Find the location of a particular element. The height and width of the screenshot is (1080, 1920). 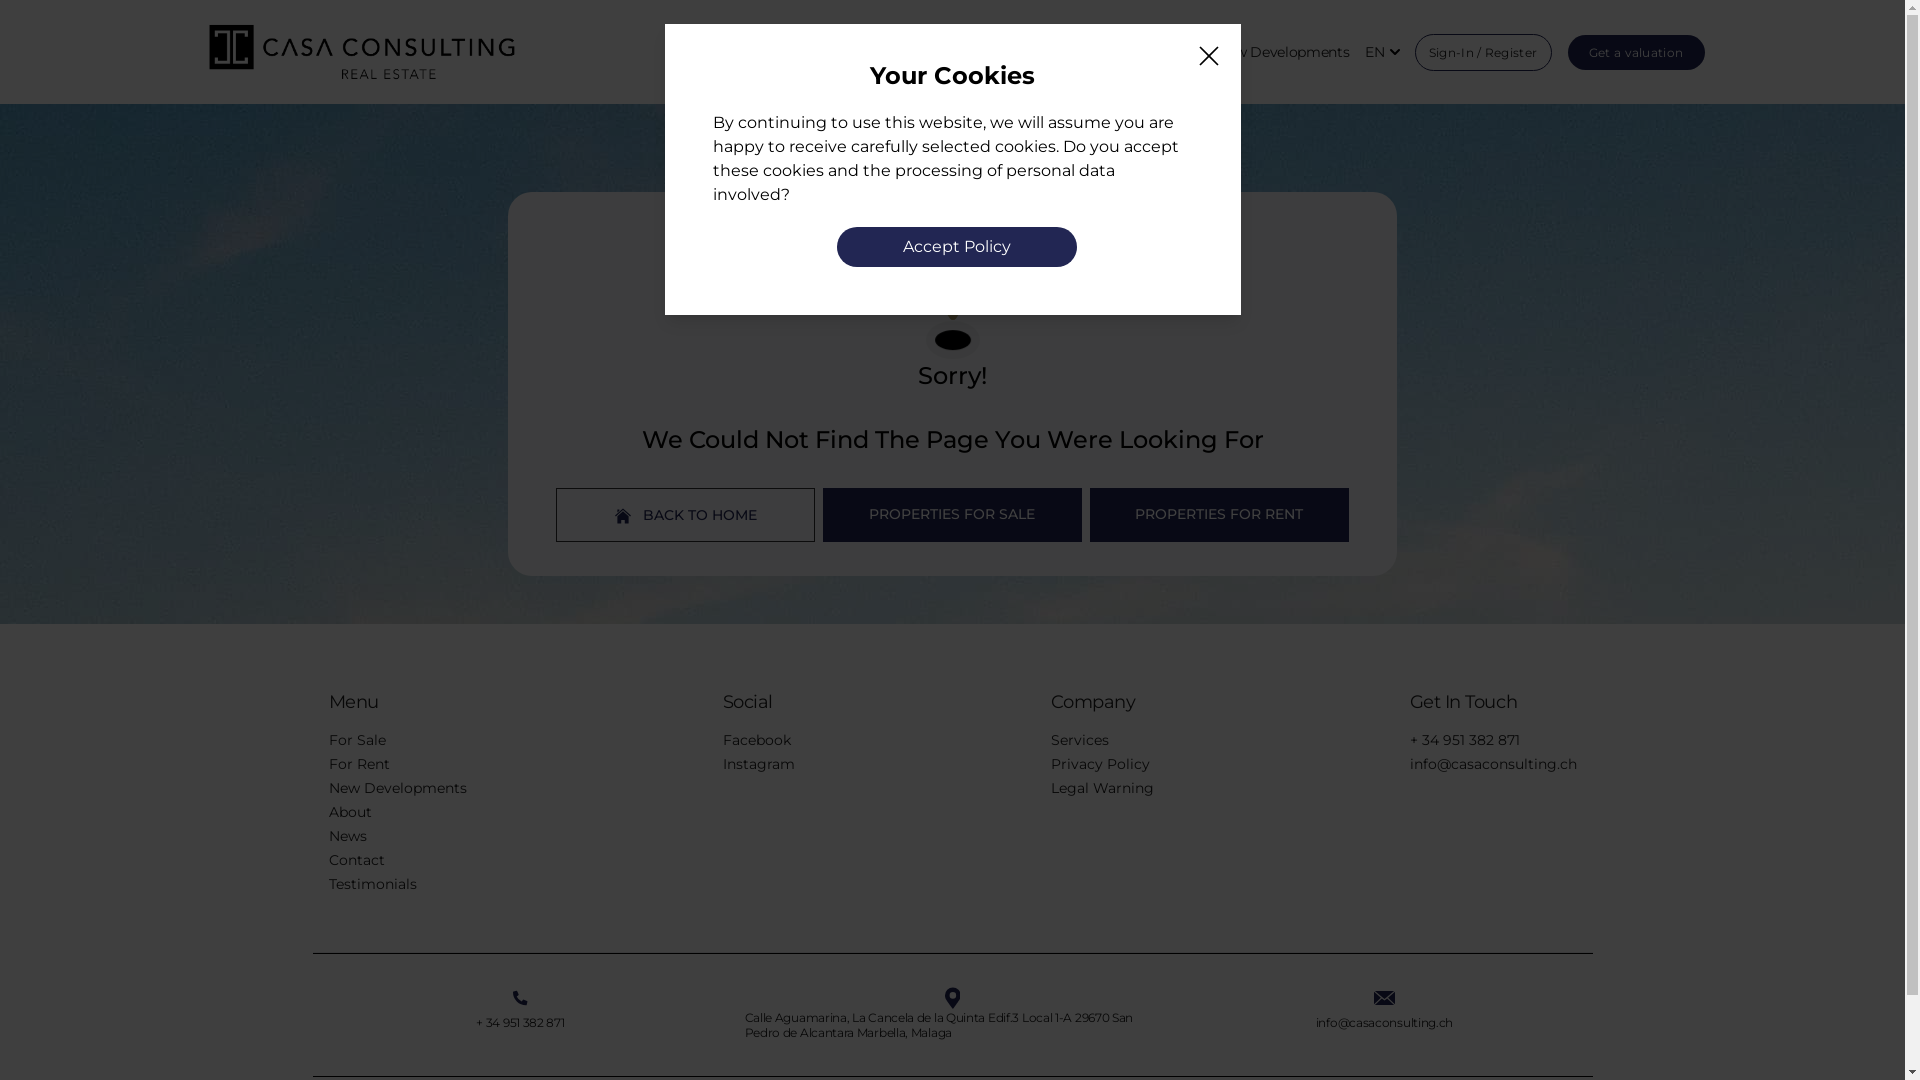

'Facebook' is located at coordinates (754, 740).